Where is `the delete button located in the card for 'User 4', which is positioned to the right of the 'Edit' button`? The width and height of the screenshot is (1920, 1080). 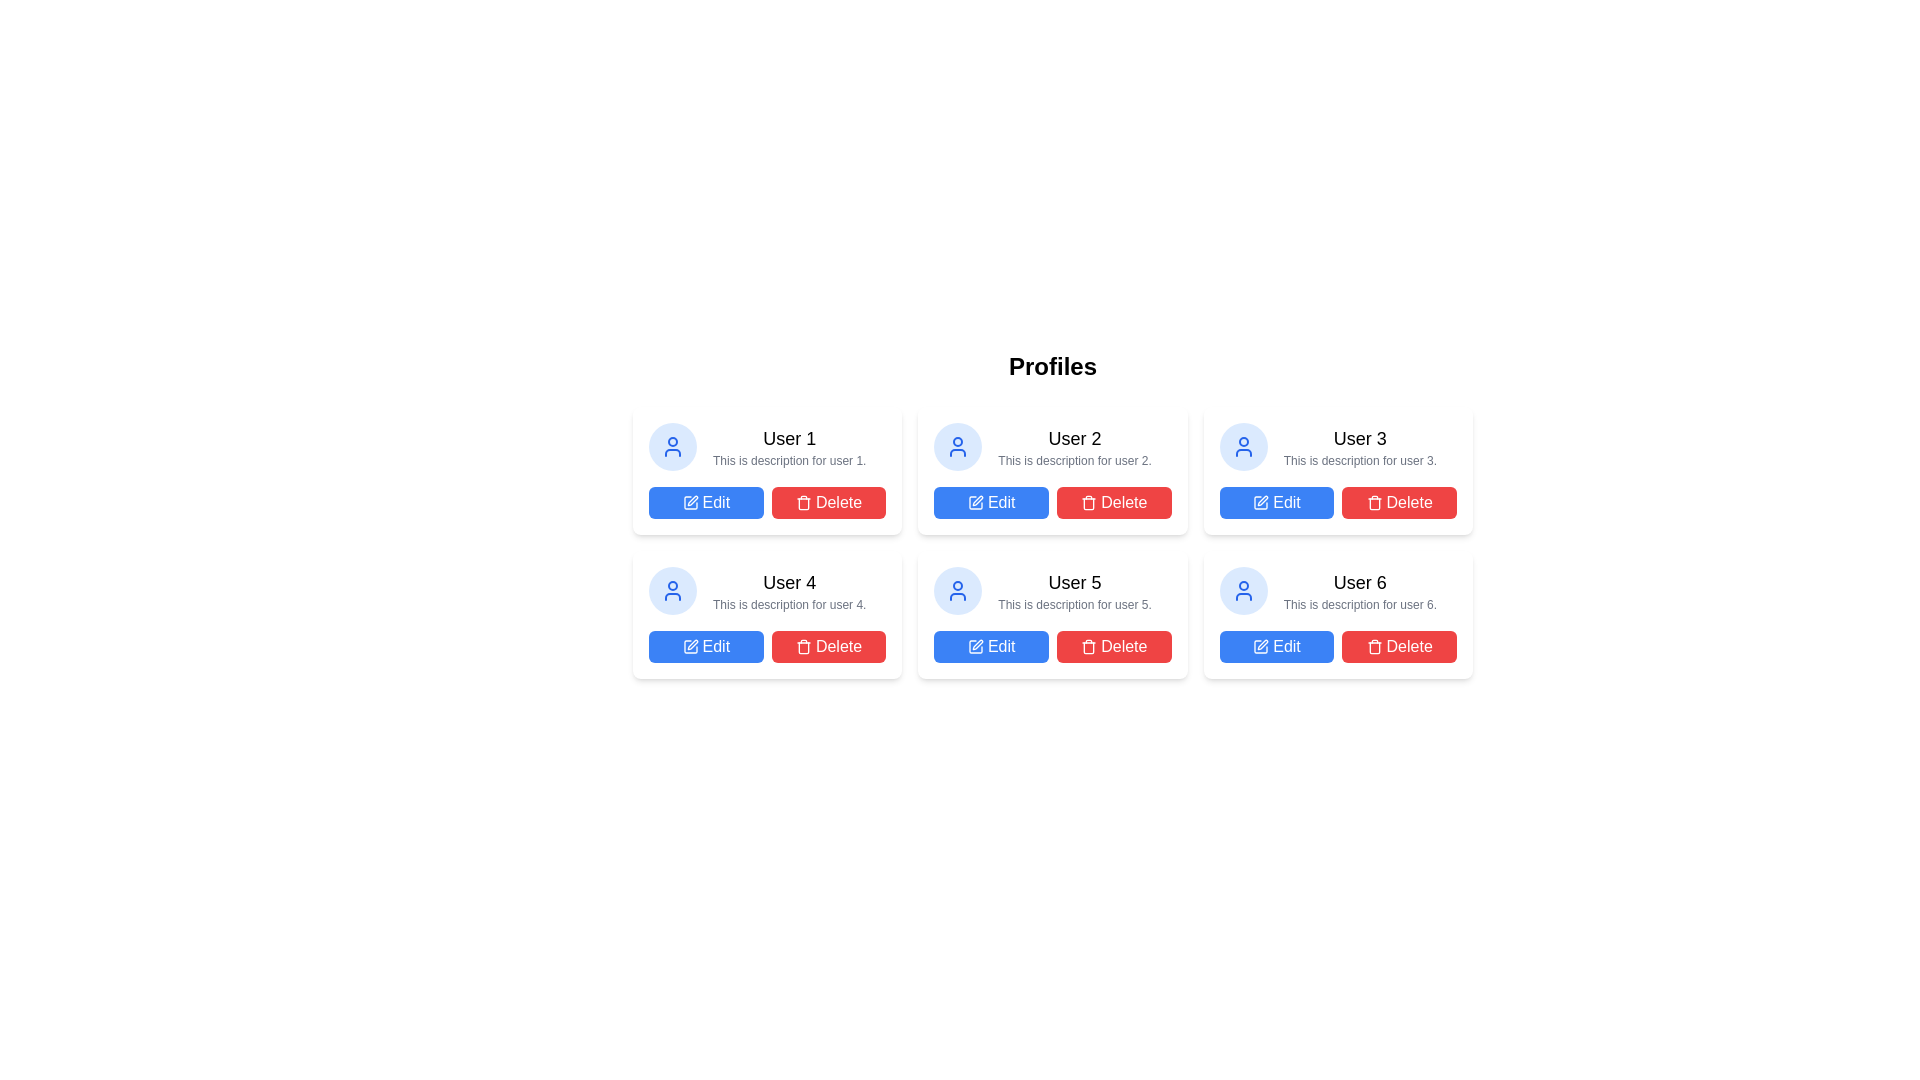 the delete button located in the card for 'User 4', which is positioned to the right of the 'Edit' button is located at coordinates (829, 647).